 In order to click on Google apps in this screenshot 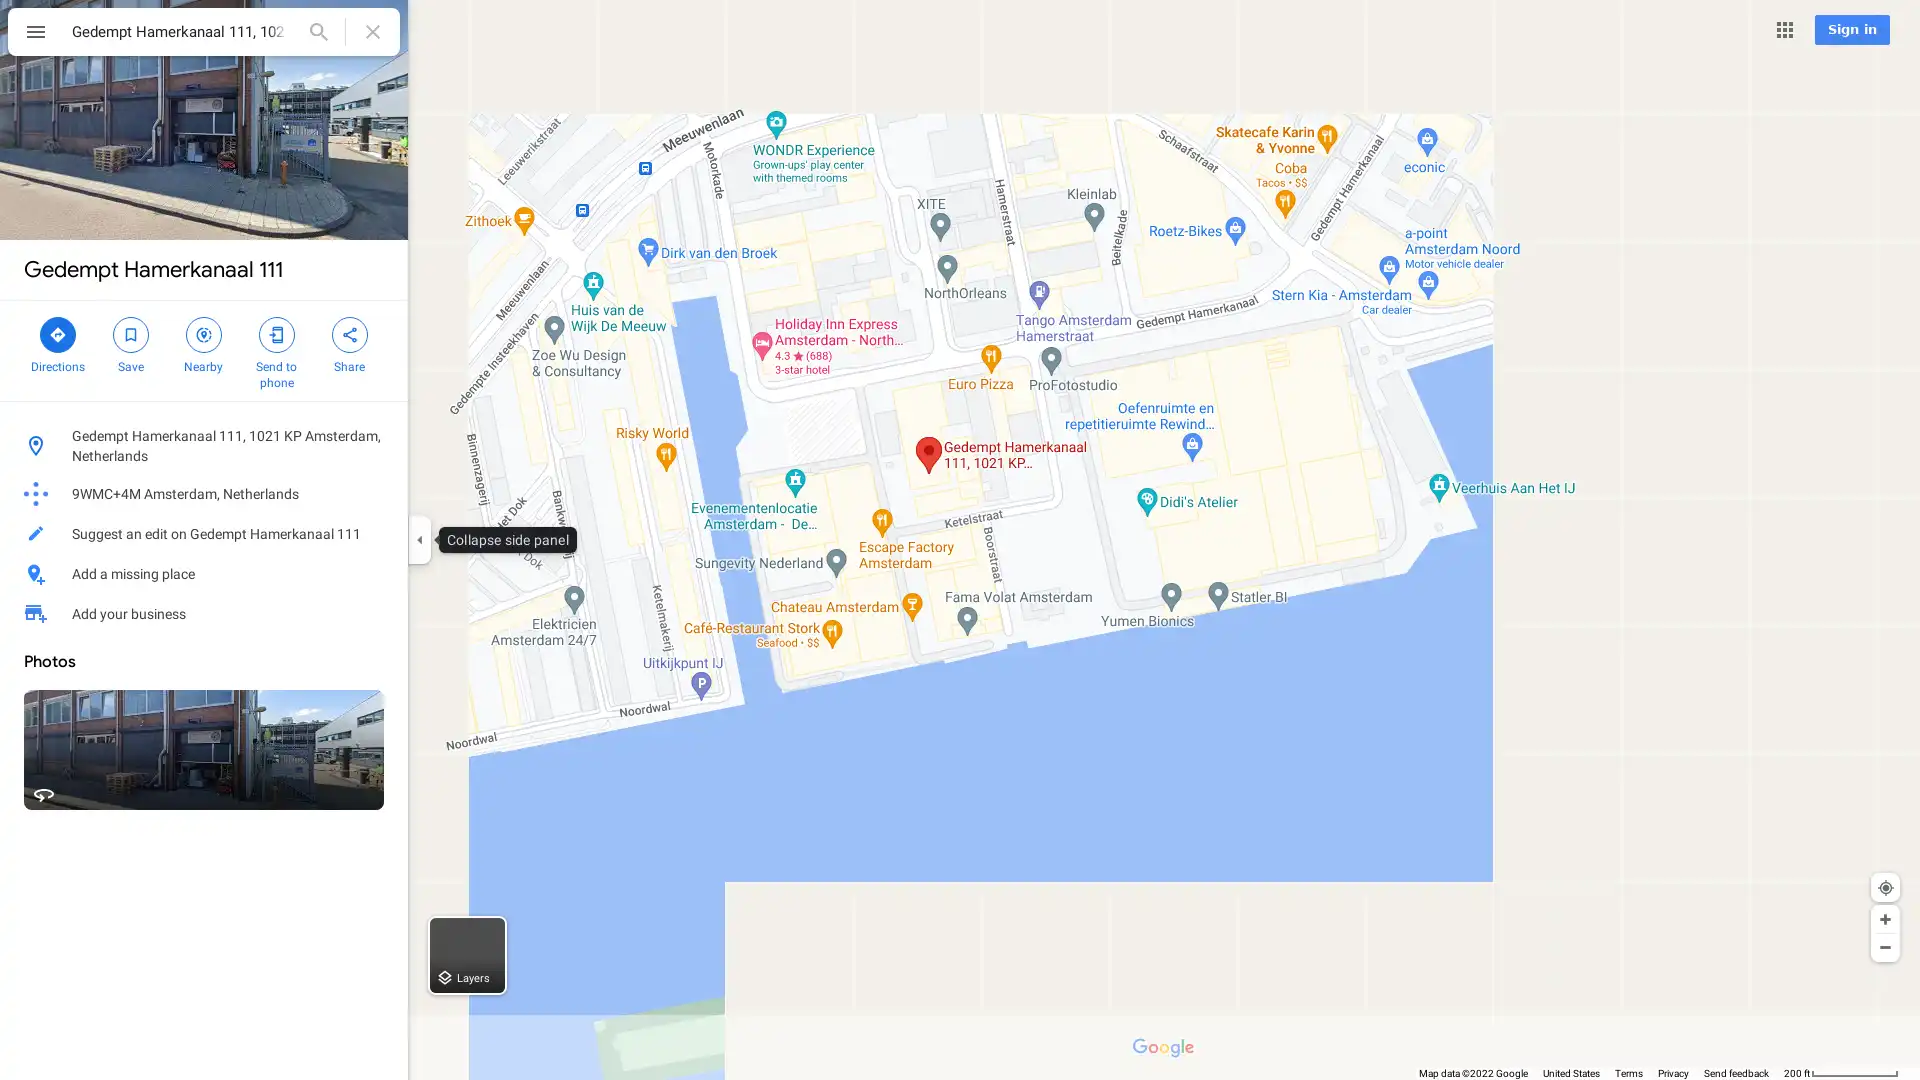, I will do `click(1785, 29)`.